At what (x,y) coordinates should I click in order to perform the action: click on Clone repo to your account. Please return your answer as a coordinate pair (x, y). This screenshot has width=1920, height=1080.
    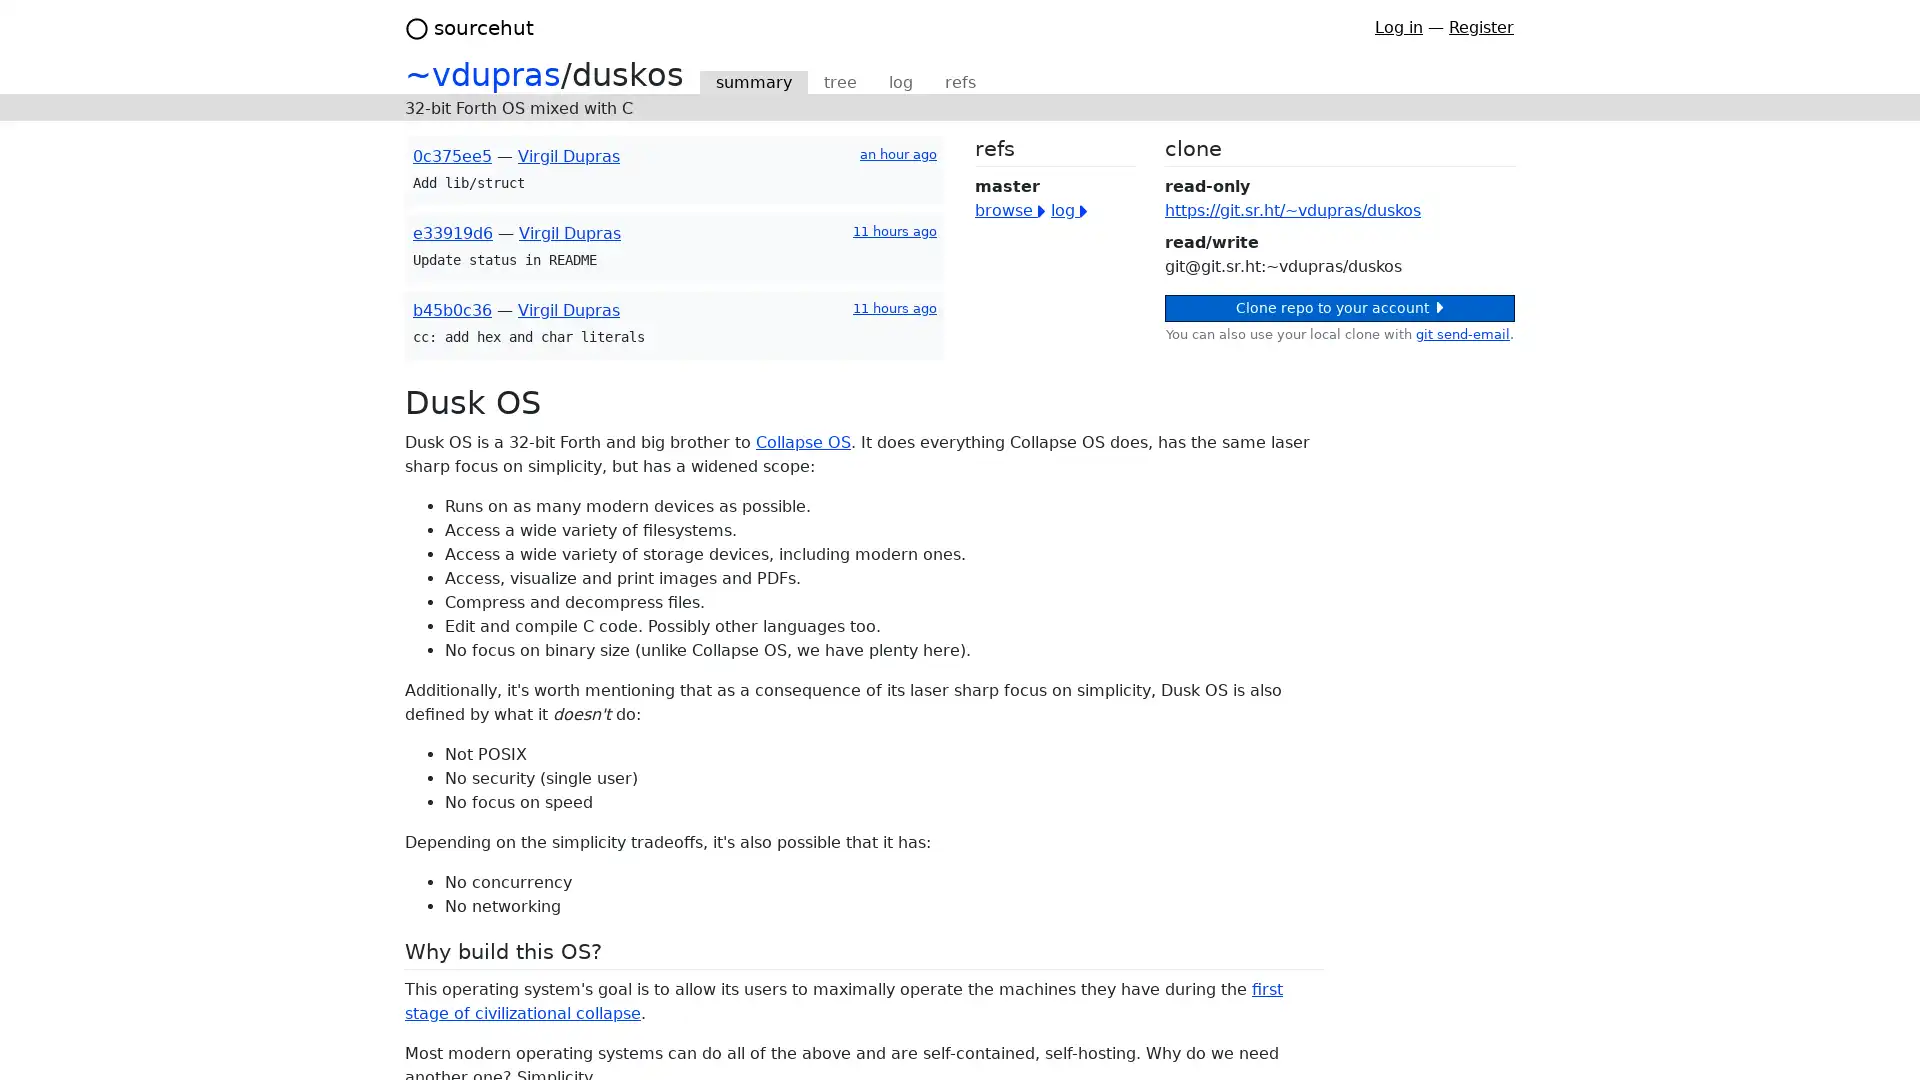
    Looking at the image, I should click on (1339, 308).